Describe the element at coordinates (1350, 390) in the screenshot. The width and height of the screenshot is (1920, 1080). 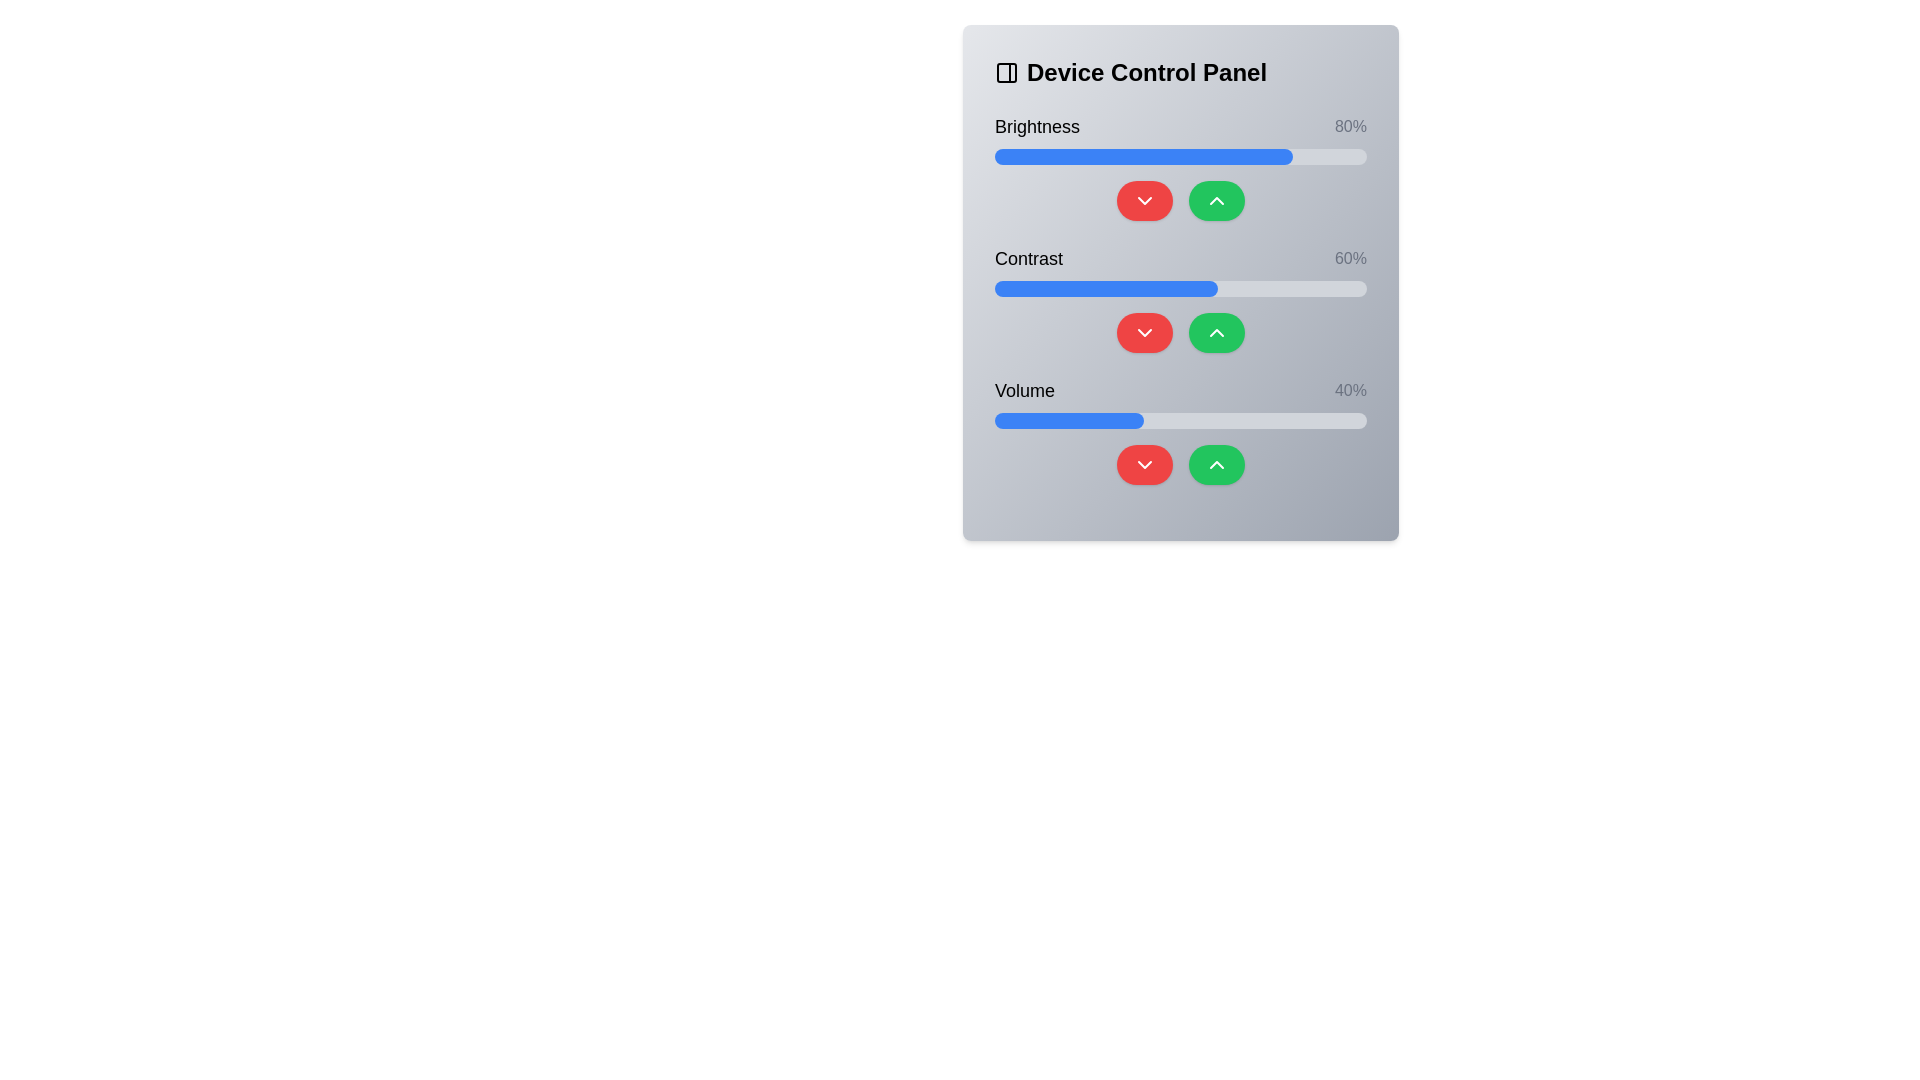
I see `text displayed in the gray '40%' label located at the far right of the 'Volume' control section, adjacent to the 'Volume' label and slider` at that location.